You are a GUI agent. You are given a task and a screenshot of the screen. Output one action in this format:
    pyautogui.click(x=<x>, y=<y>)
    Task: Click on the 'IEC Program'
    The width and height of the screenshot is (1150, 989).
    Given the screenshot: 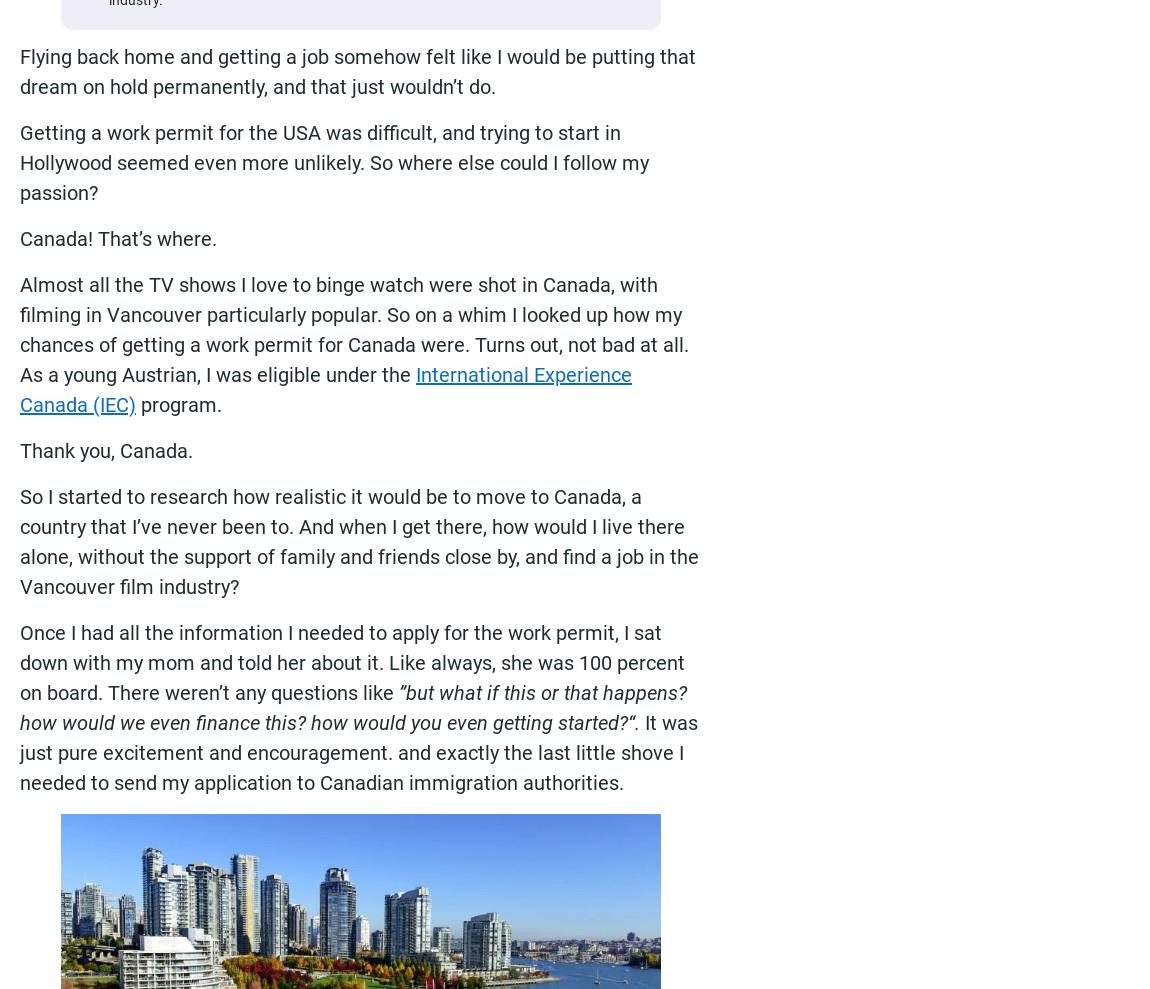 What is the action you would take?
    pyautogui.click(x=434, y=968)
    